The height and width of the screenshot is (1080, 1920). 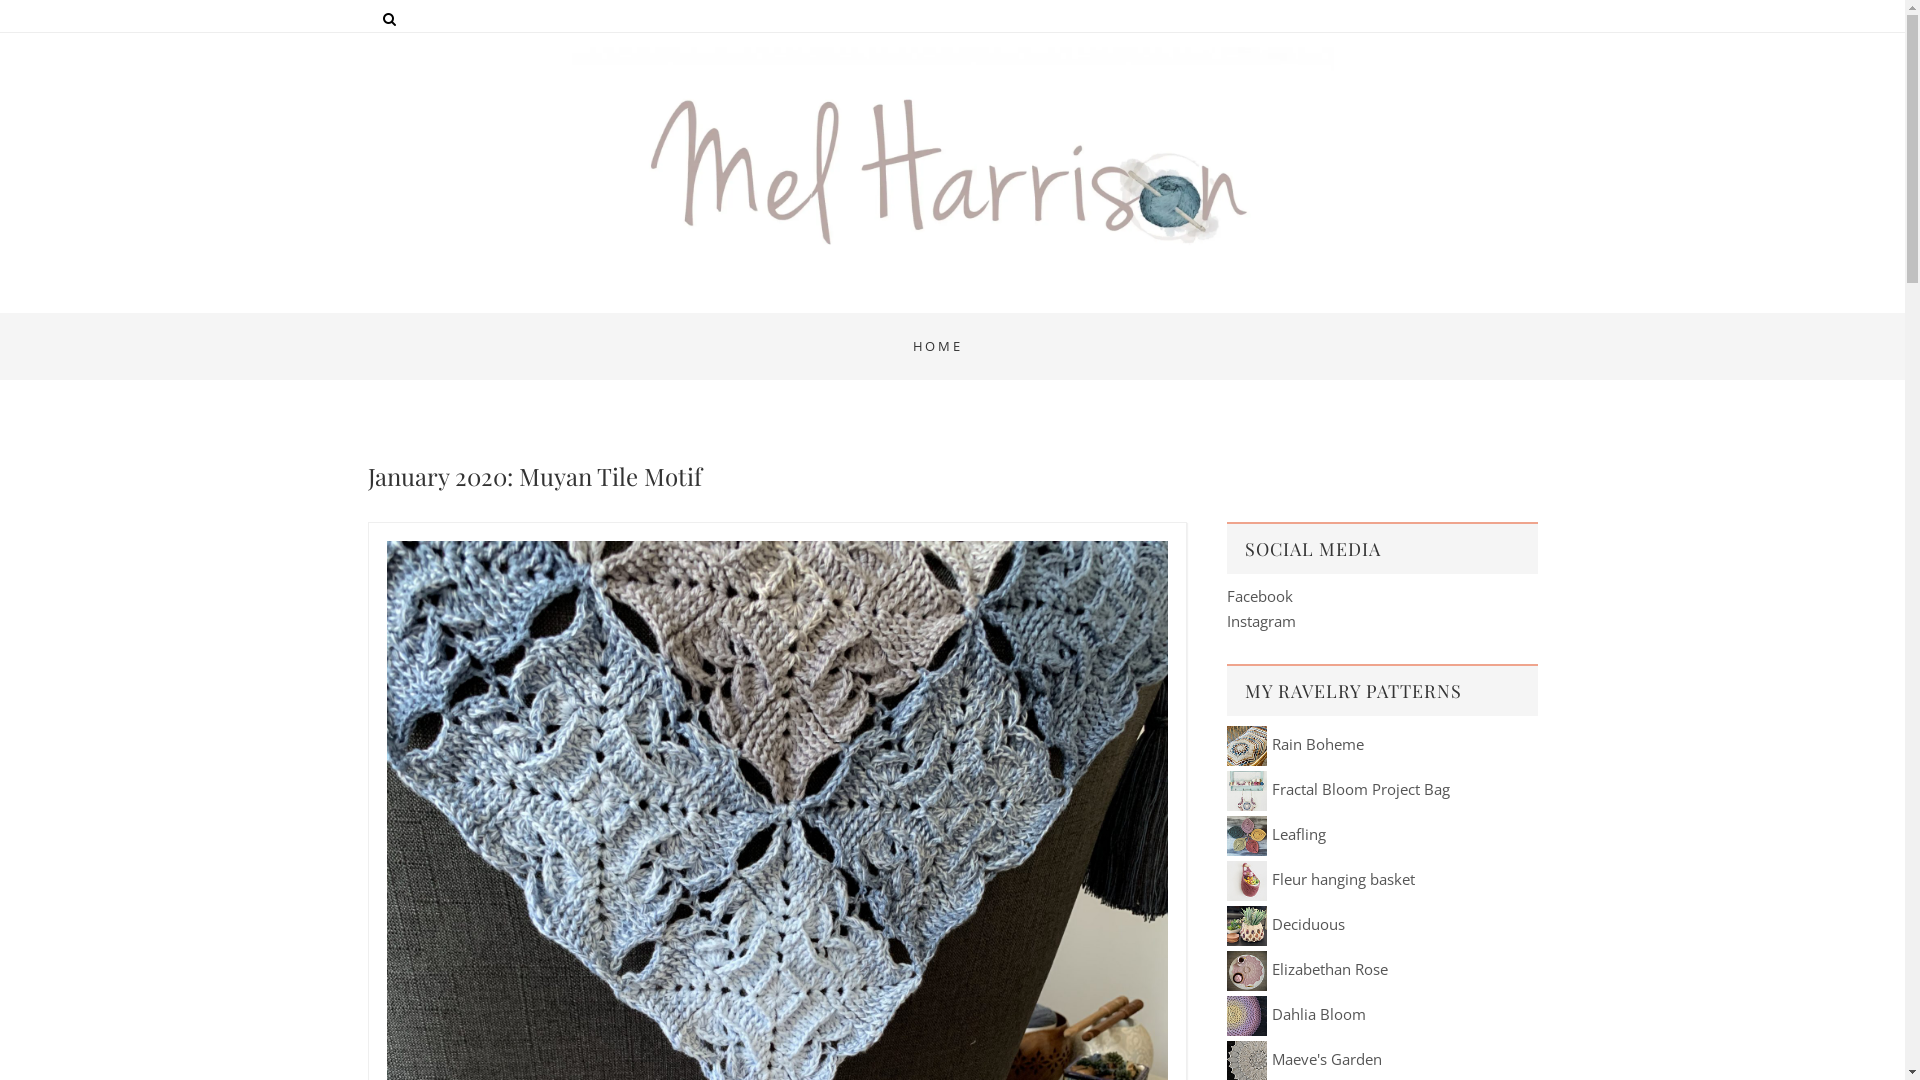 I want to click on 'Dahlia Bloom', so click(x=1295, y=1014).